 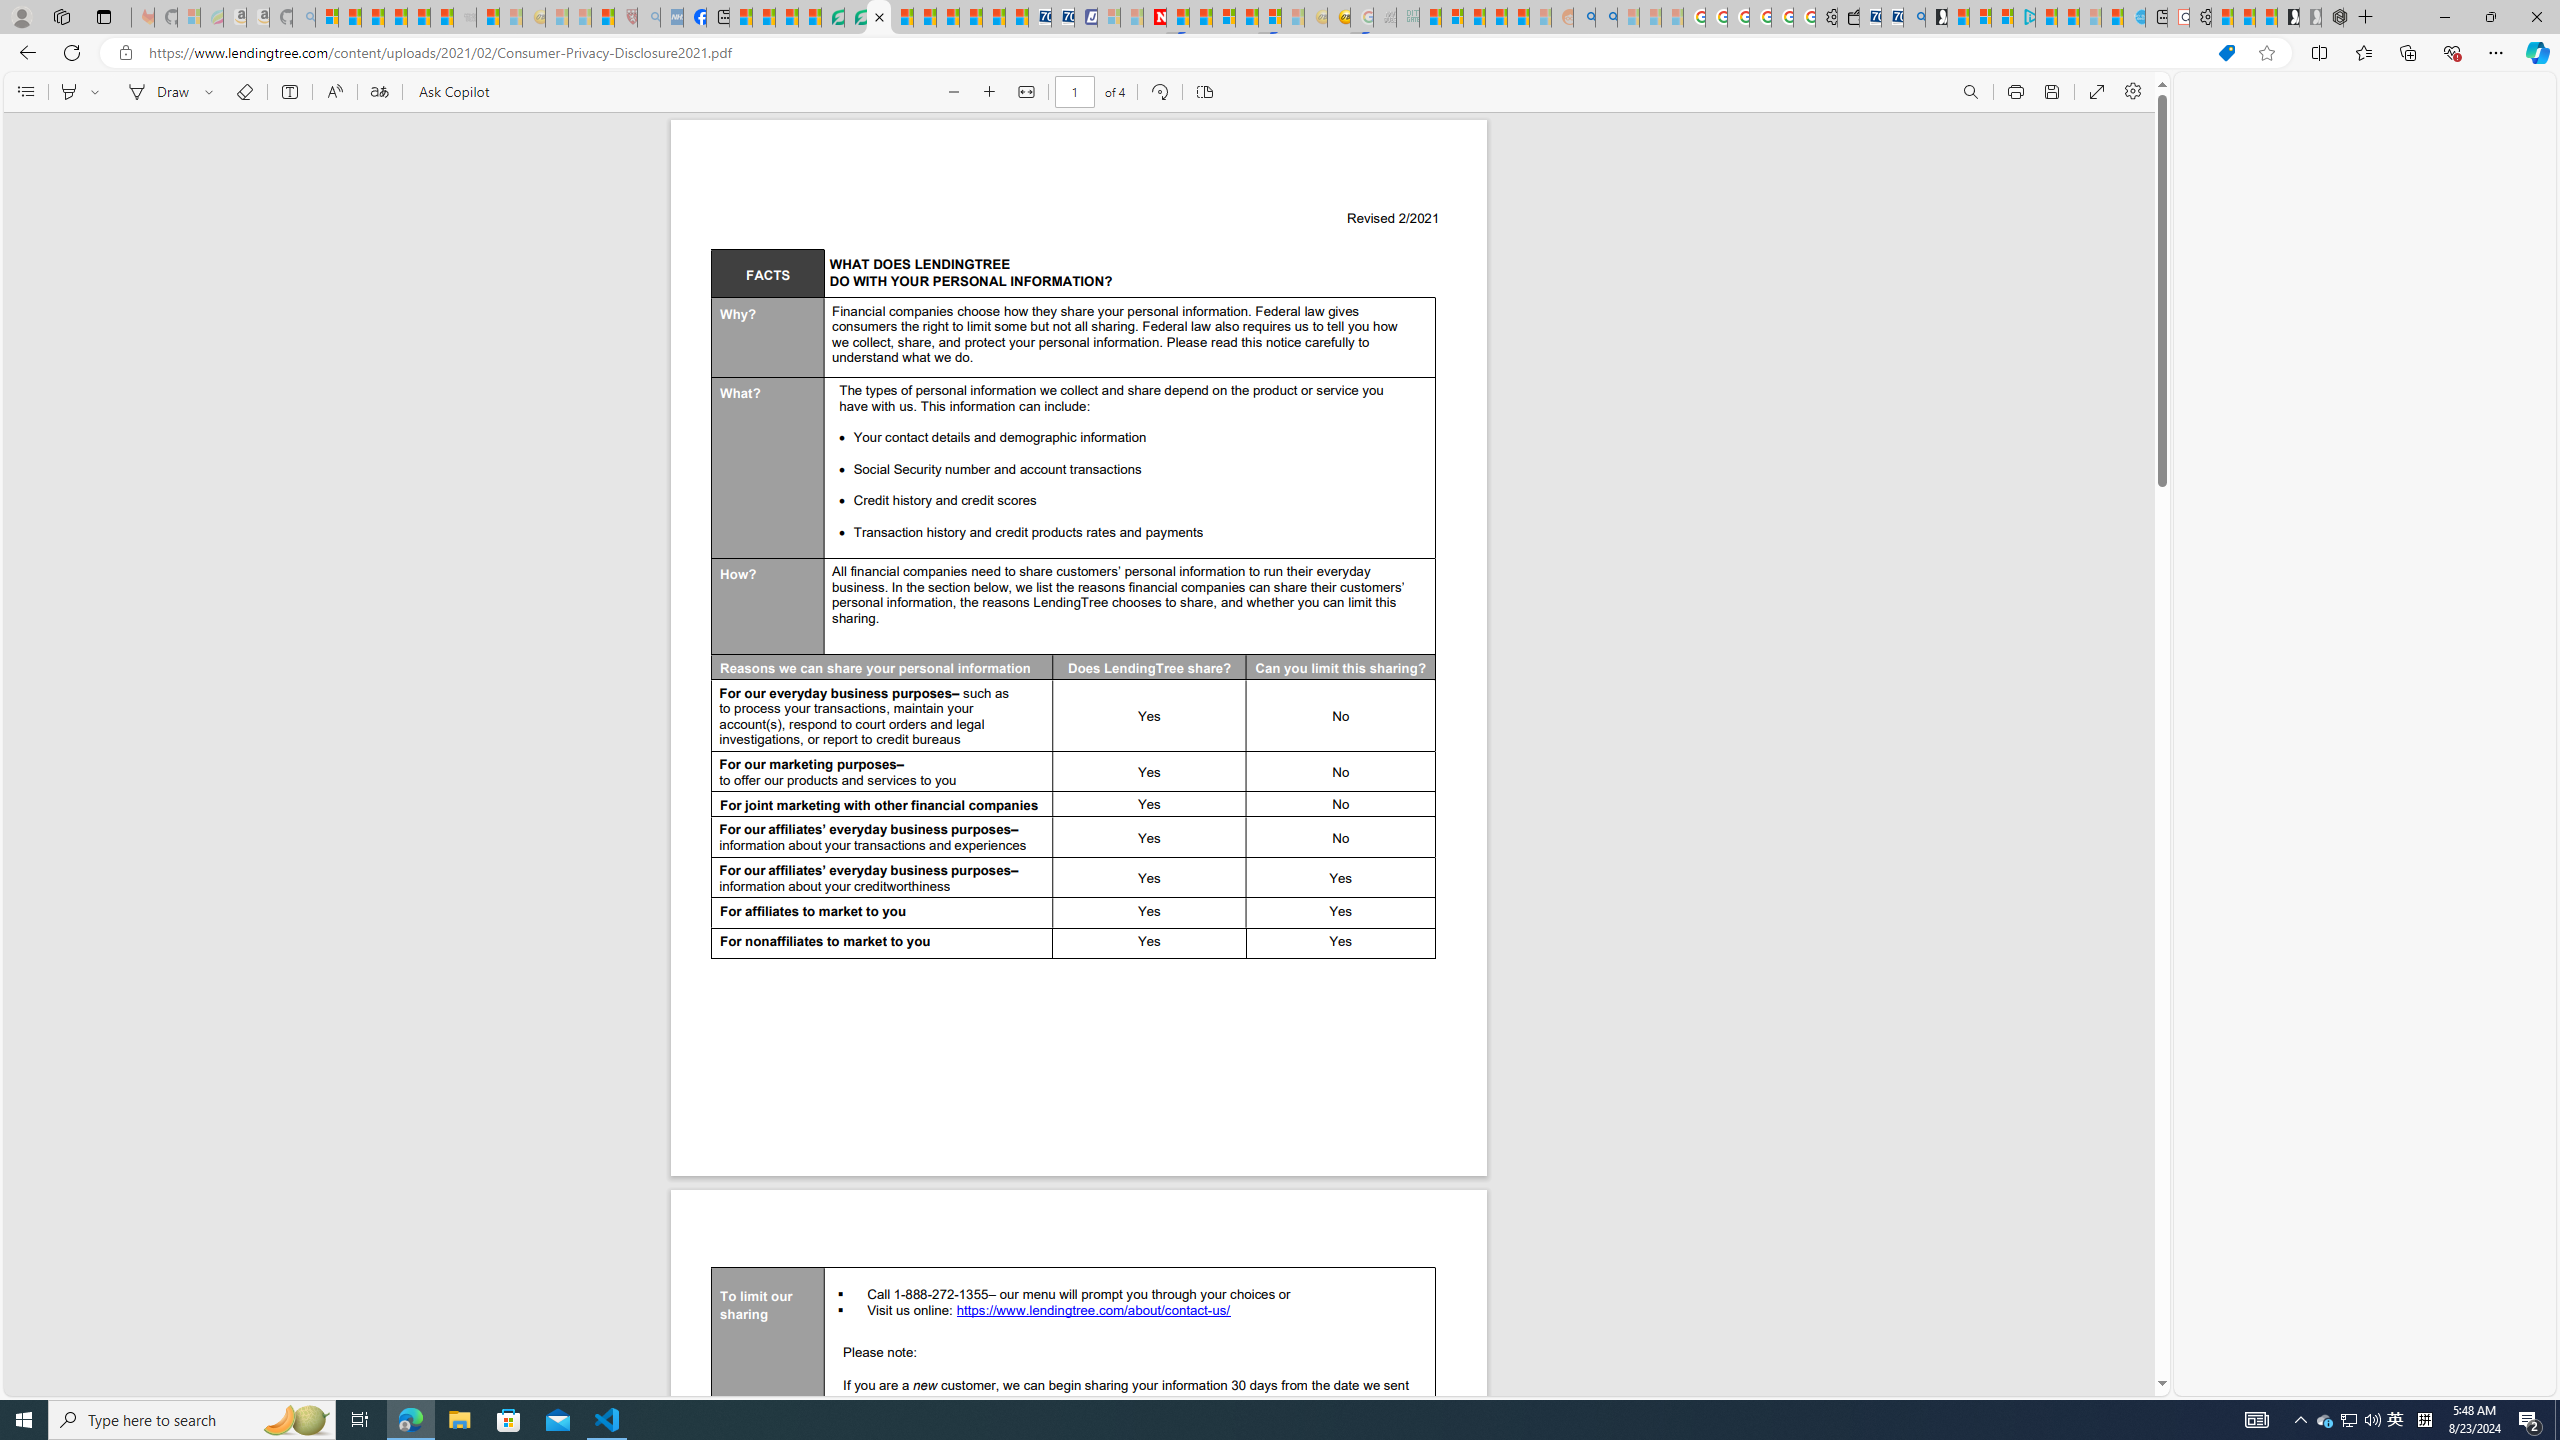 What do you see at coordinates (188, 16) in the screenshot?
I see `'Microsoft-Report a Concern to Bing - Sleeping'` at bounding box center [188, 16].